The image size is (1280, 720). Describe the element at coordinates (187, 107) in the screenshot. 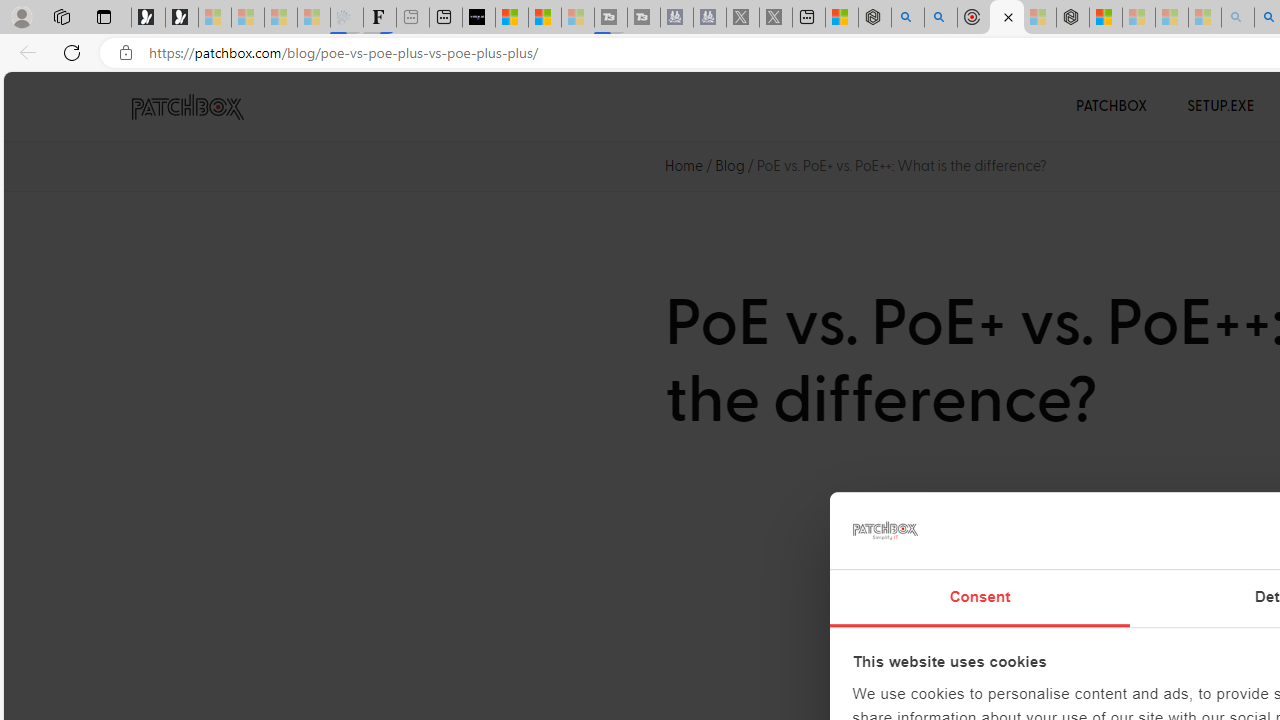

I see `'PATCHBOX - Simplify IT'` at that location.